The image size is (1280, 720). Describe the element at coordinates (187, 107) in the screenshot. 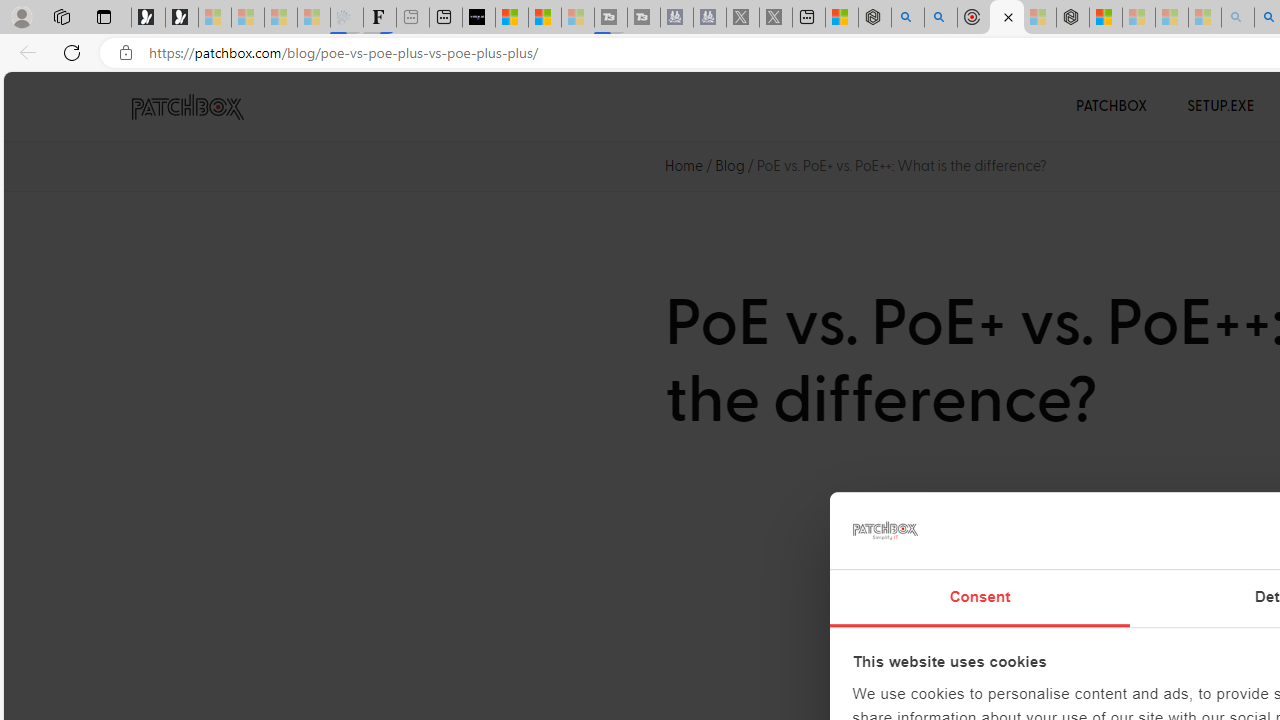

I see `'PATCHBOX - Simplify IT'` at that location.